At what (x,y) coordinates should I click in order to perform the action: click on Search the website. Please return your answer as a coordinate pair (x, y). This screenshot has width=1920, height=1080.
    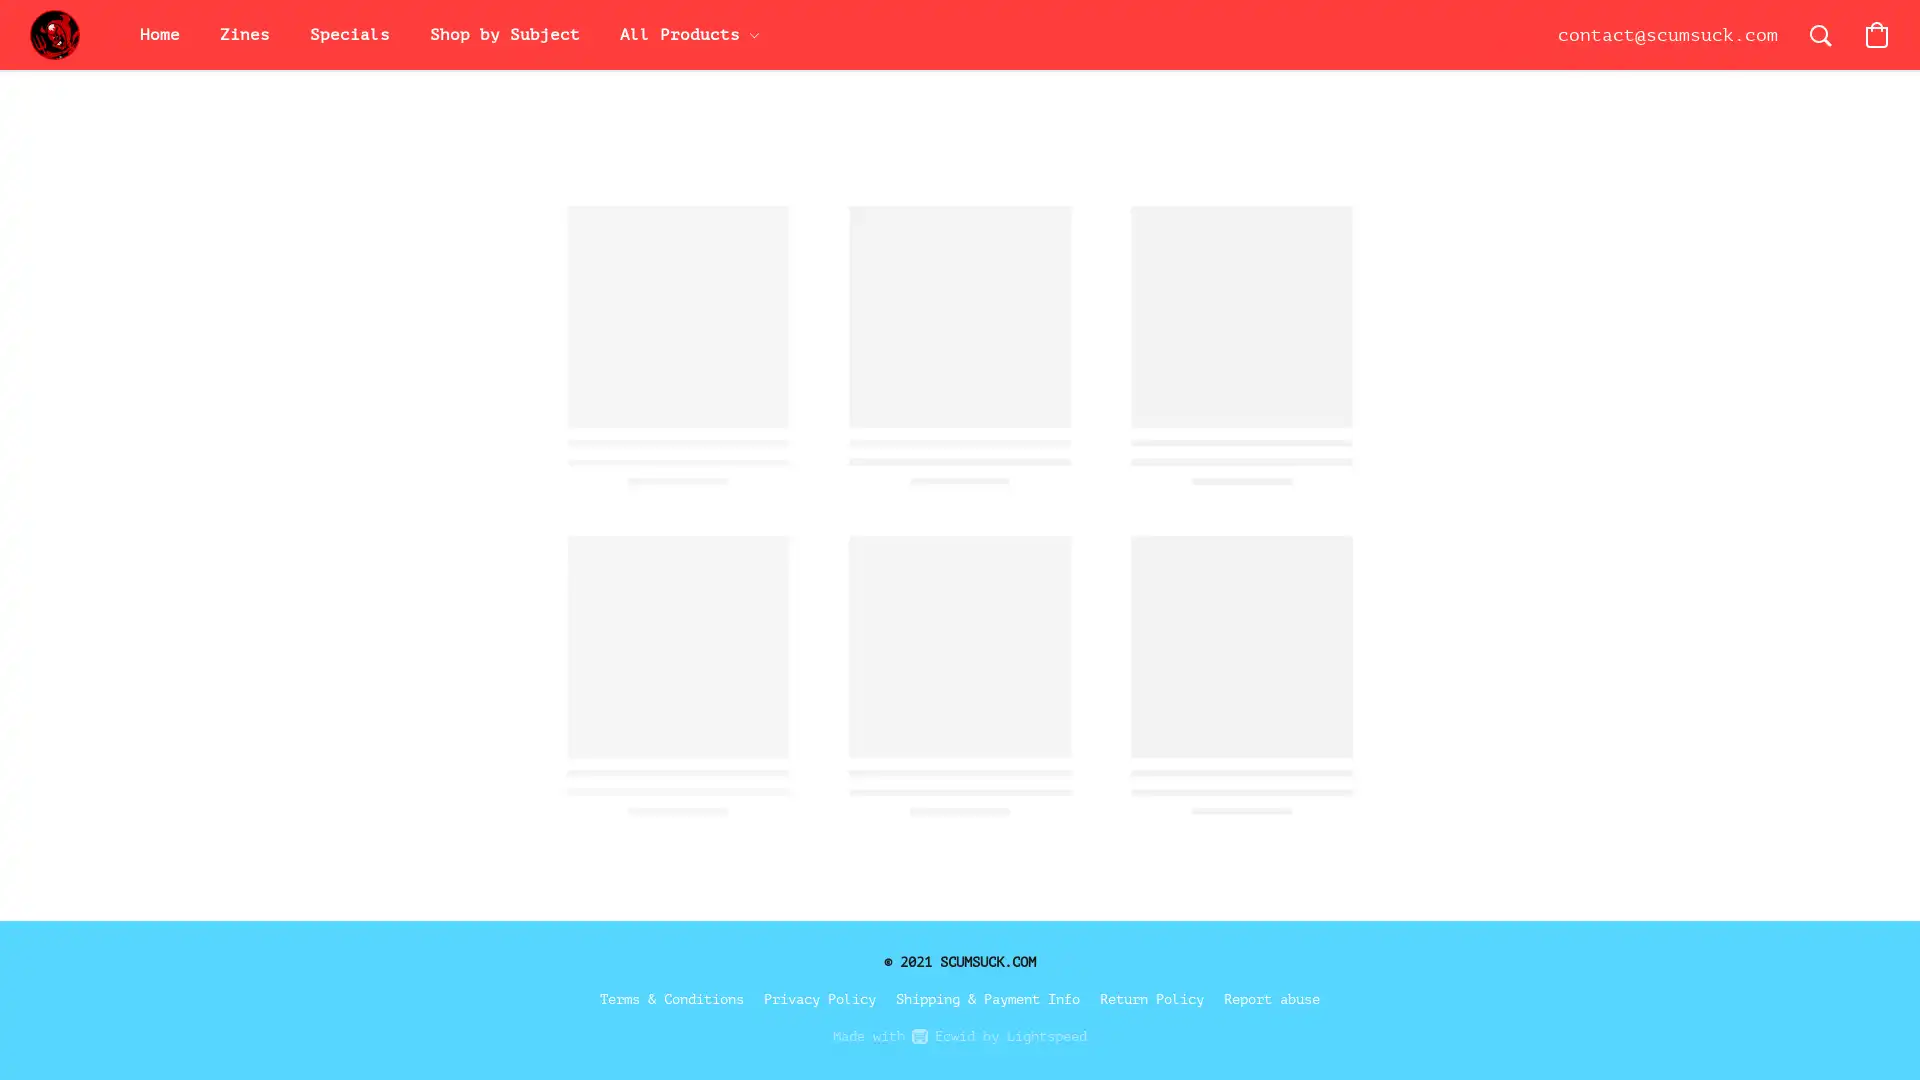
    Looking at the image, I should click on (1820, 34).